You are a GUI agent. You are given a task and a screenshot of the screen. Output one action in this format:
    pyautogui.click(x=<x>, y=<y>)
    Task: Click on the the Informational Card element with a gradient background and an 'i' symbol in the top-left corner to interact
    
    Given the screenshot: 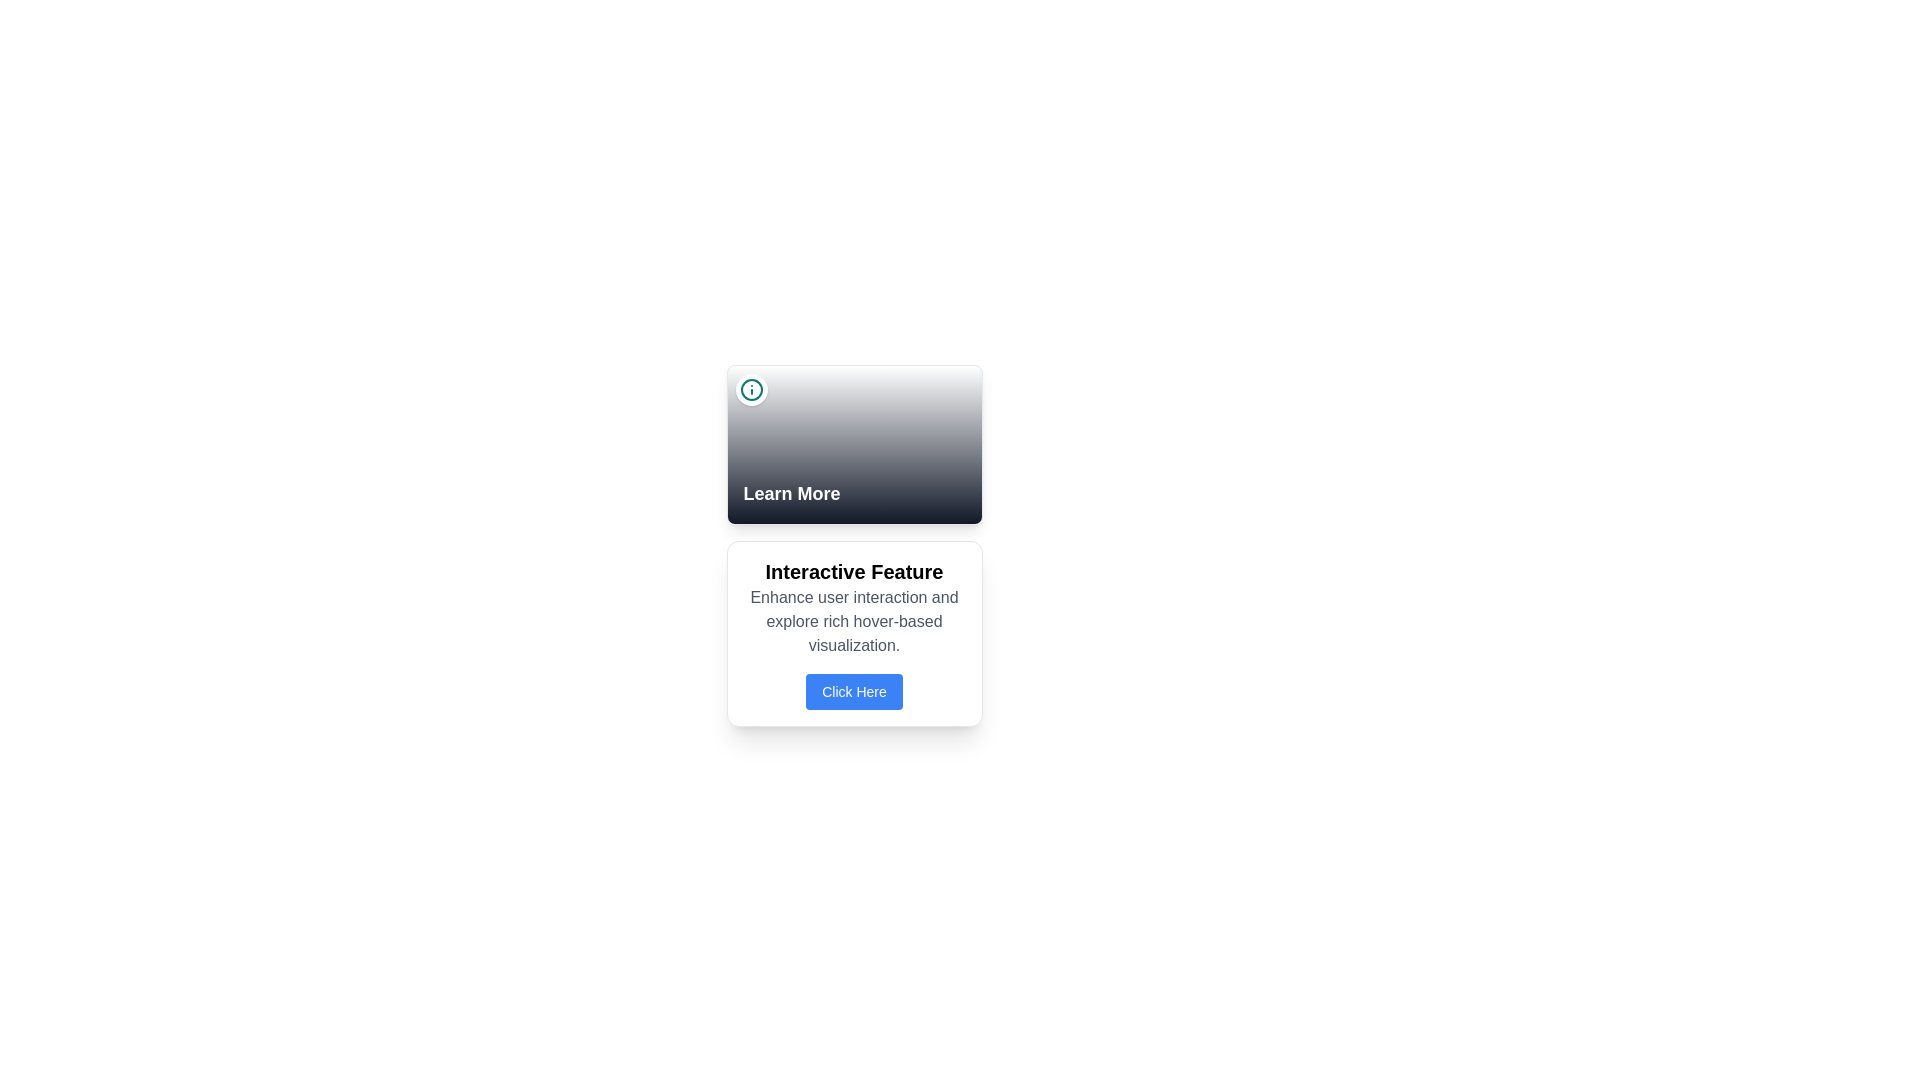 What is the action you would take?
    pyautogui.click(x=854, y=443)
    